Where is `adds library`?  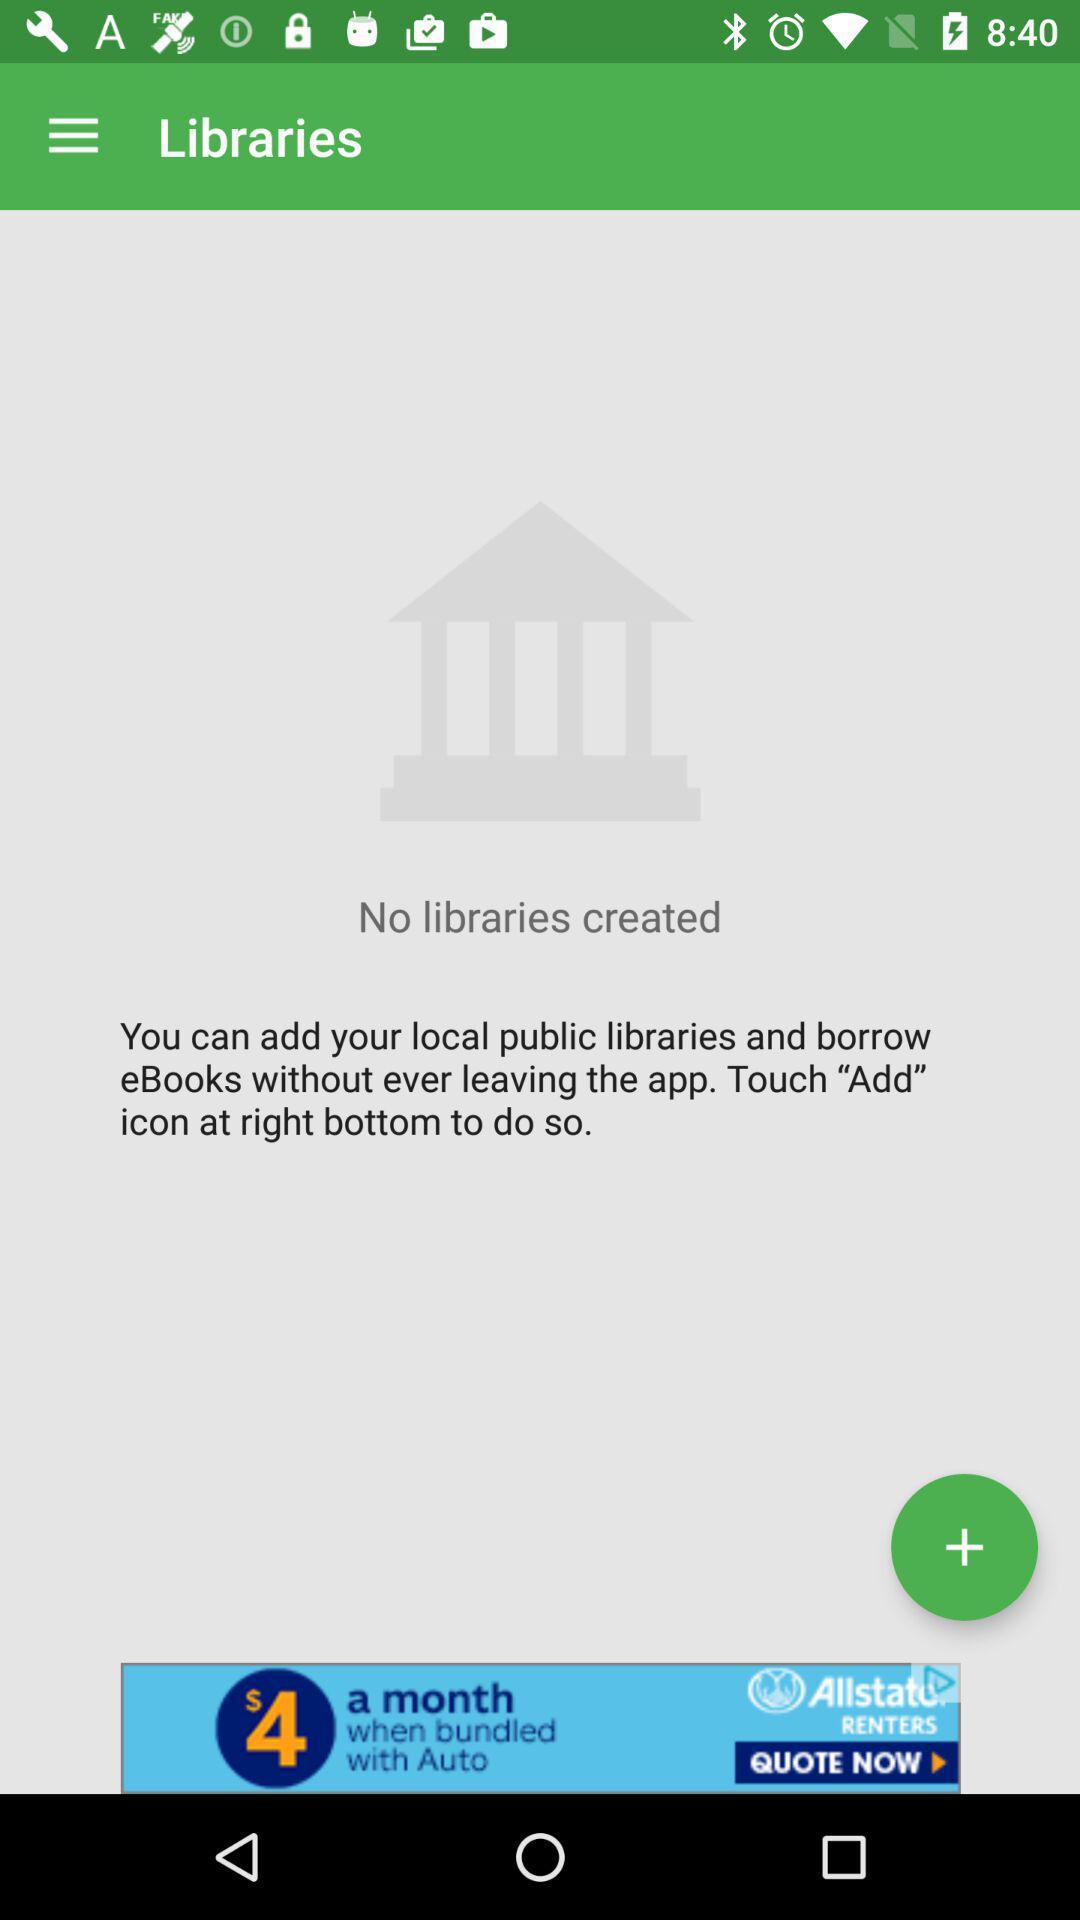 adds library is located at coordinates (963, 1546).